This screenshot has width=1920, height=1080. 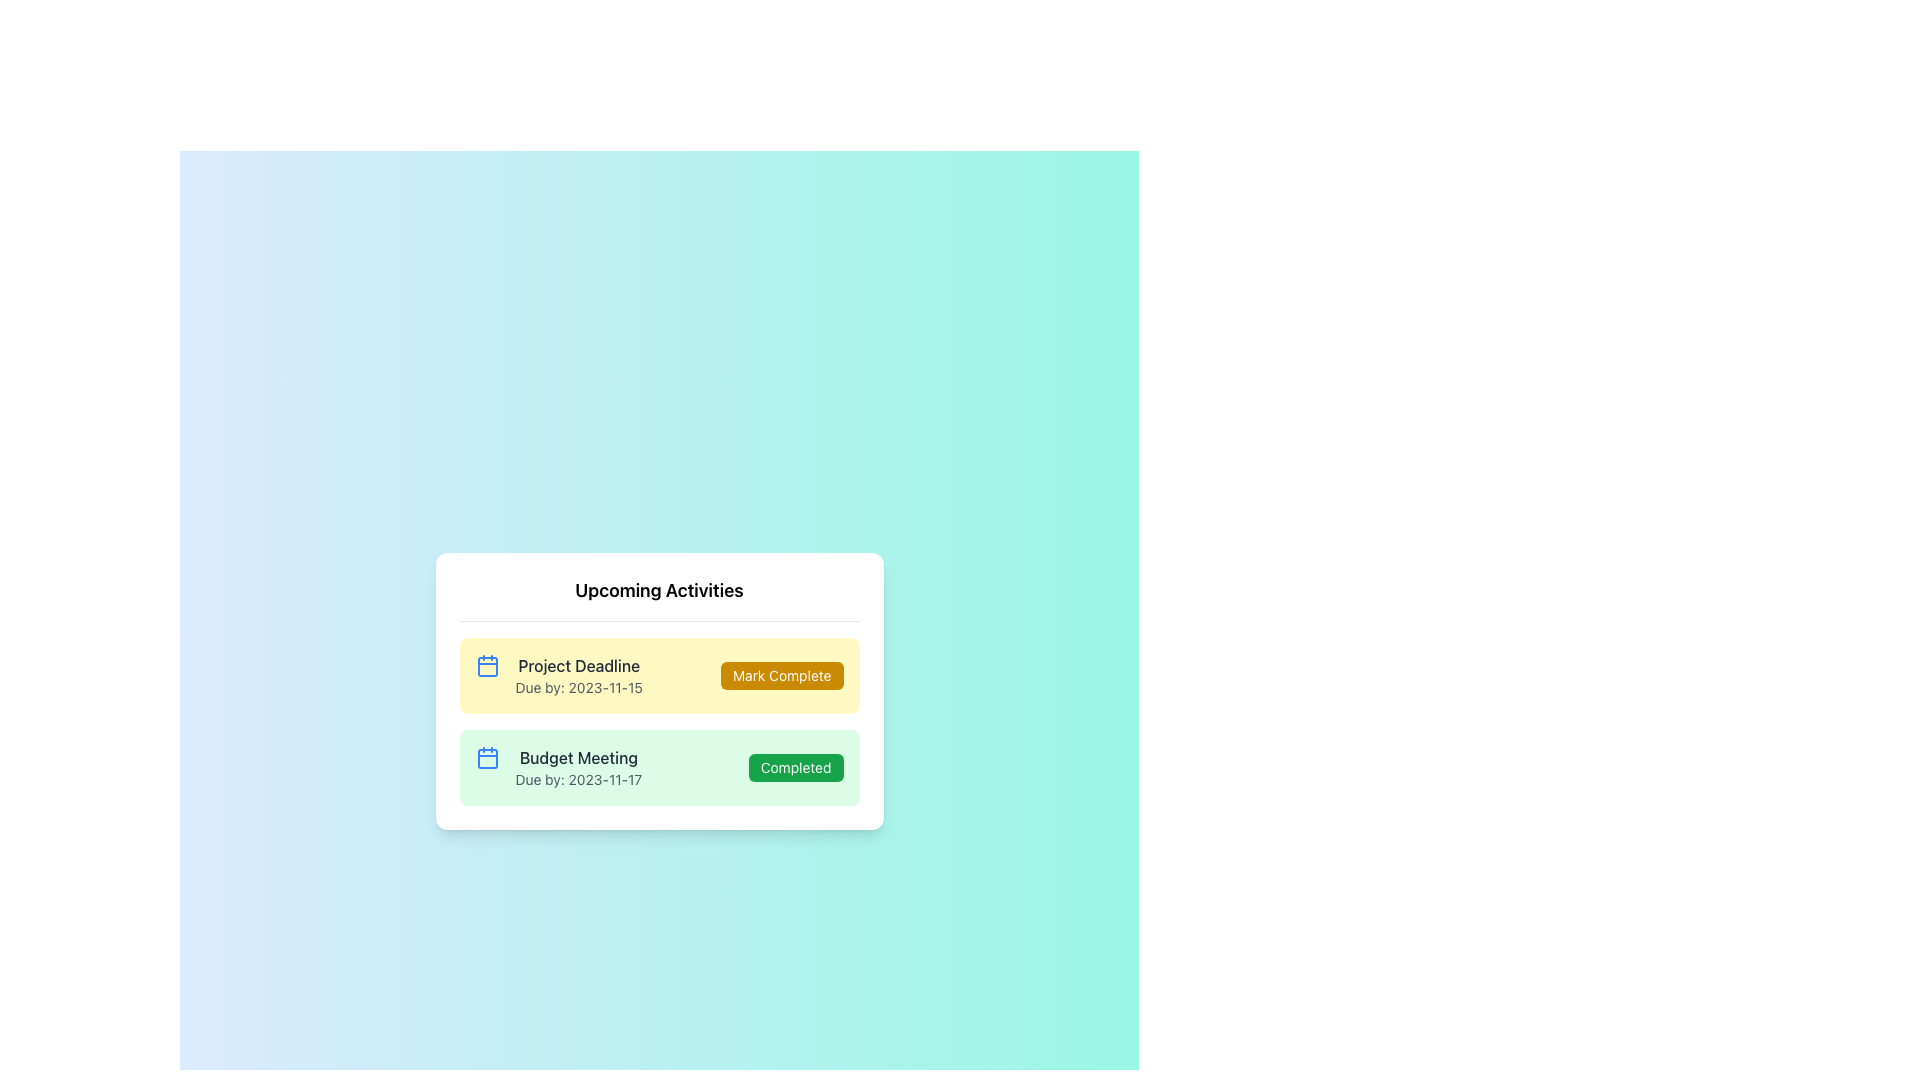 What do you see at coordinates (578, 665) in the screenshot?
I see `the Text Label that indicates the title or label for an activity in the schedule, located in the upper section of the highlighted area of the panel listing 'Upcoming Activities'` at bounding box center [578, 665].